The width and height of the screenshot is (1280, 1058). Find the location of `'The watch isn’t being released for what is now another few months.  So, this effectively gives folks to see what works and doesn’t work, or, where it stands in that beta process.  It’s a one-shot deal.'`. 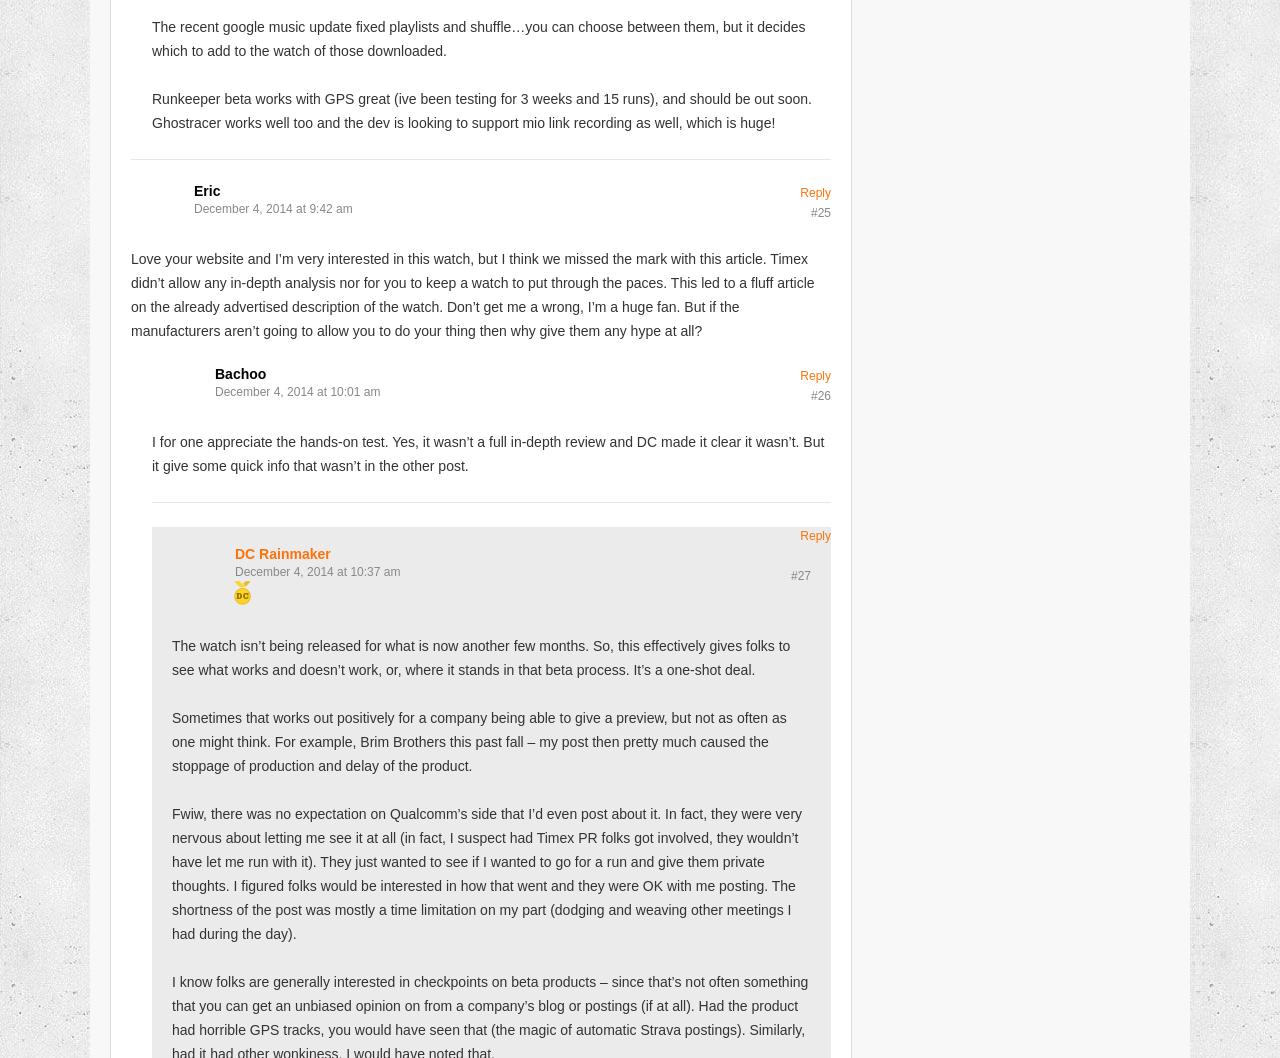

'The watch isn’t being released for what is now another few months.  So, this effectively gives folks to see what works and doesn’t work, or, where it stands in that beta process.  It’s a one-shot deal.' is located at coordinates (481, 656).